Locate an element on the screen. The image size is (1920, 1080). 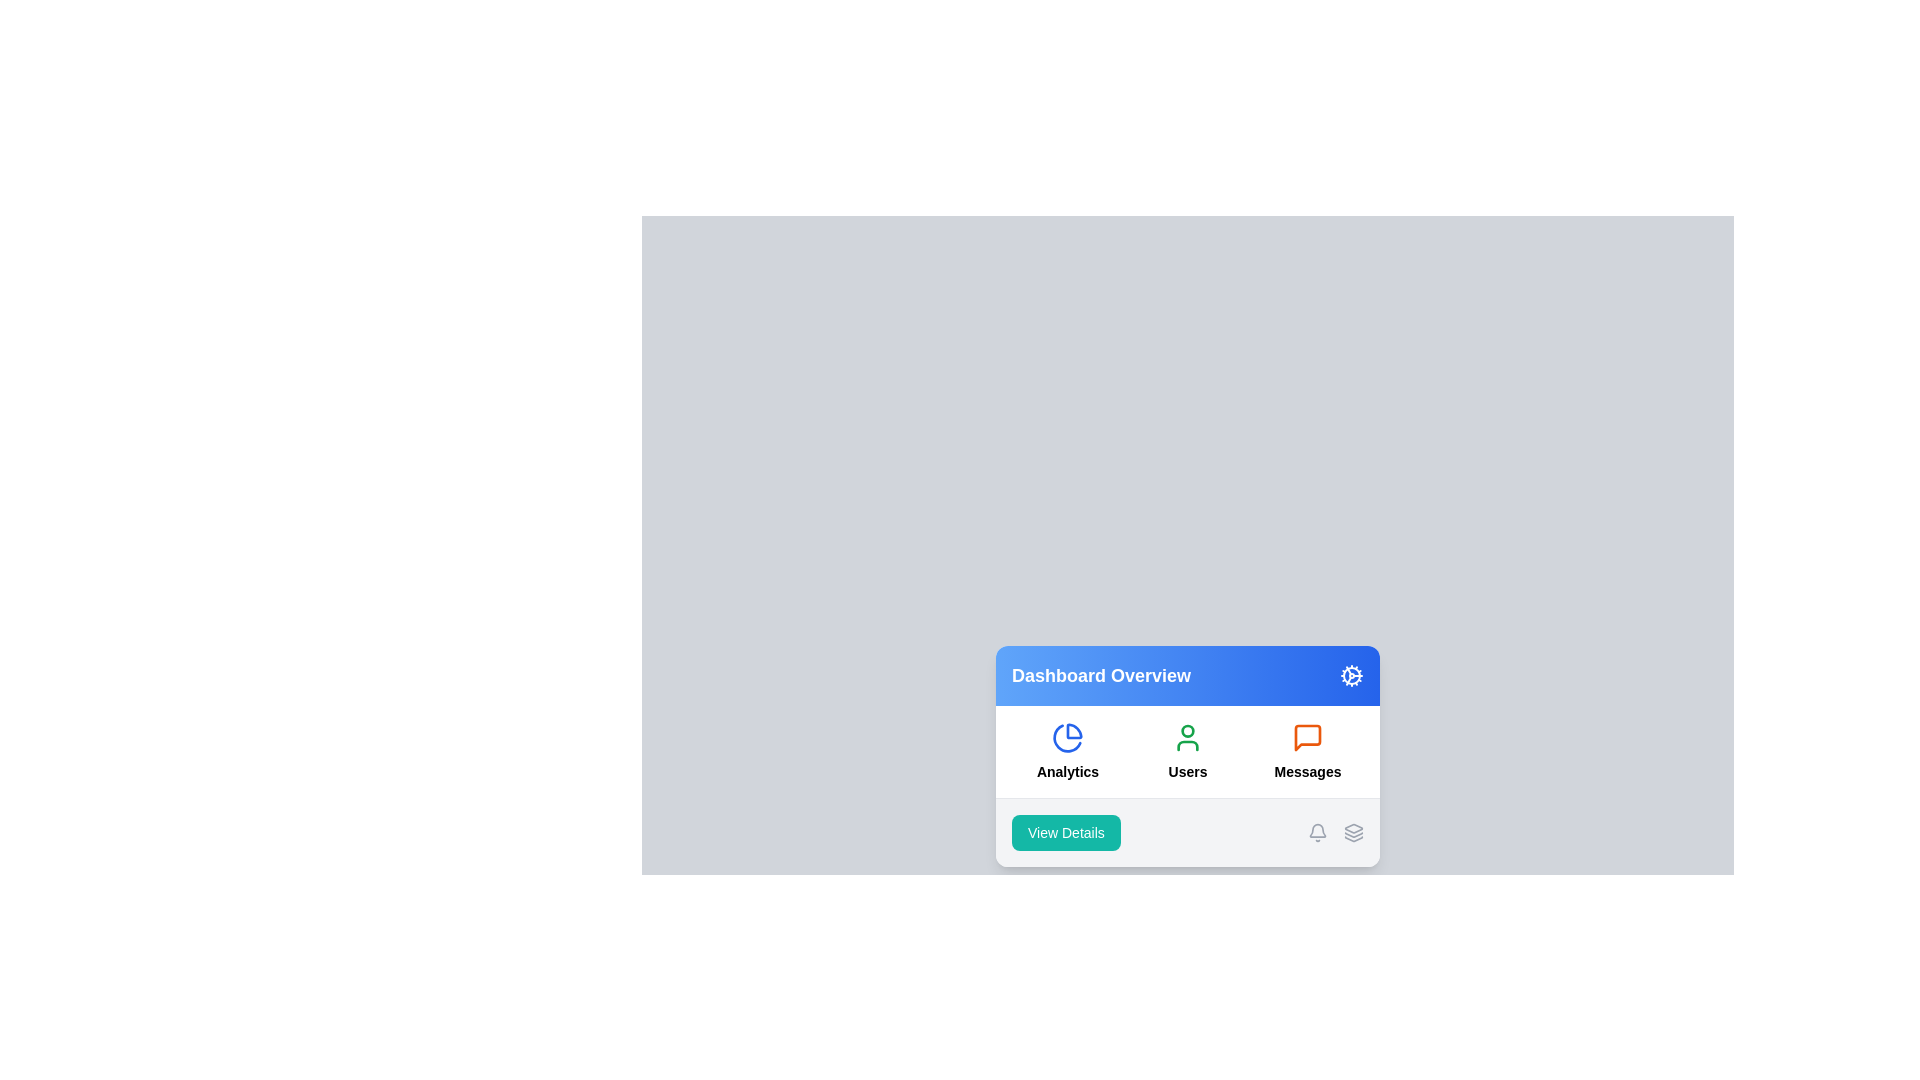
the user-related functionalities icon located in the 'Users' section of the dashboard, positioned above the label 'Users' and to the right of the 'Analytics' icon is located at coordinates (1188, 737).